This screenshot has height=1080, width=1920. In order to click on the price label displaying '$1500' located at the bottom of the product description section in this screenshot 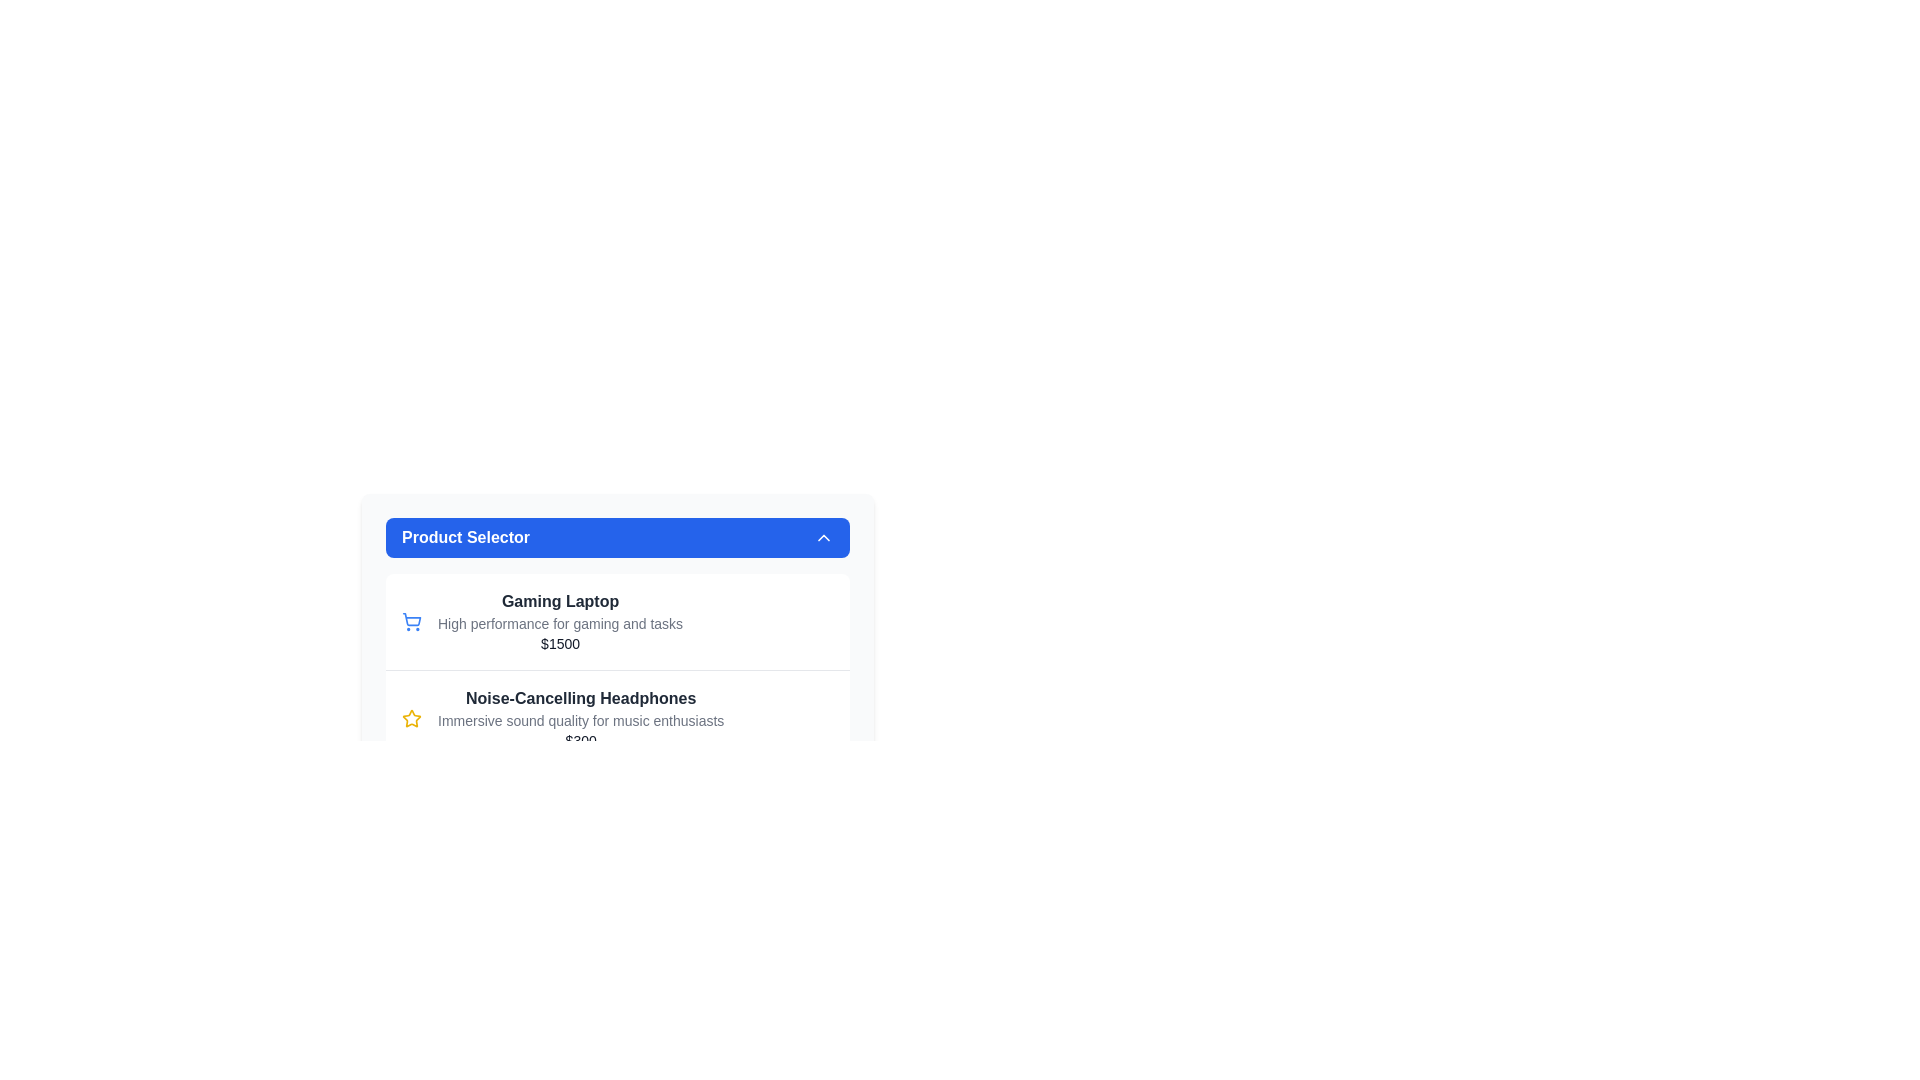, I will do `click(560, 644)`.